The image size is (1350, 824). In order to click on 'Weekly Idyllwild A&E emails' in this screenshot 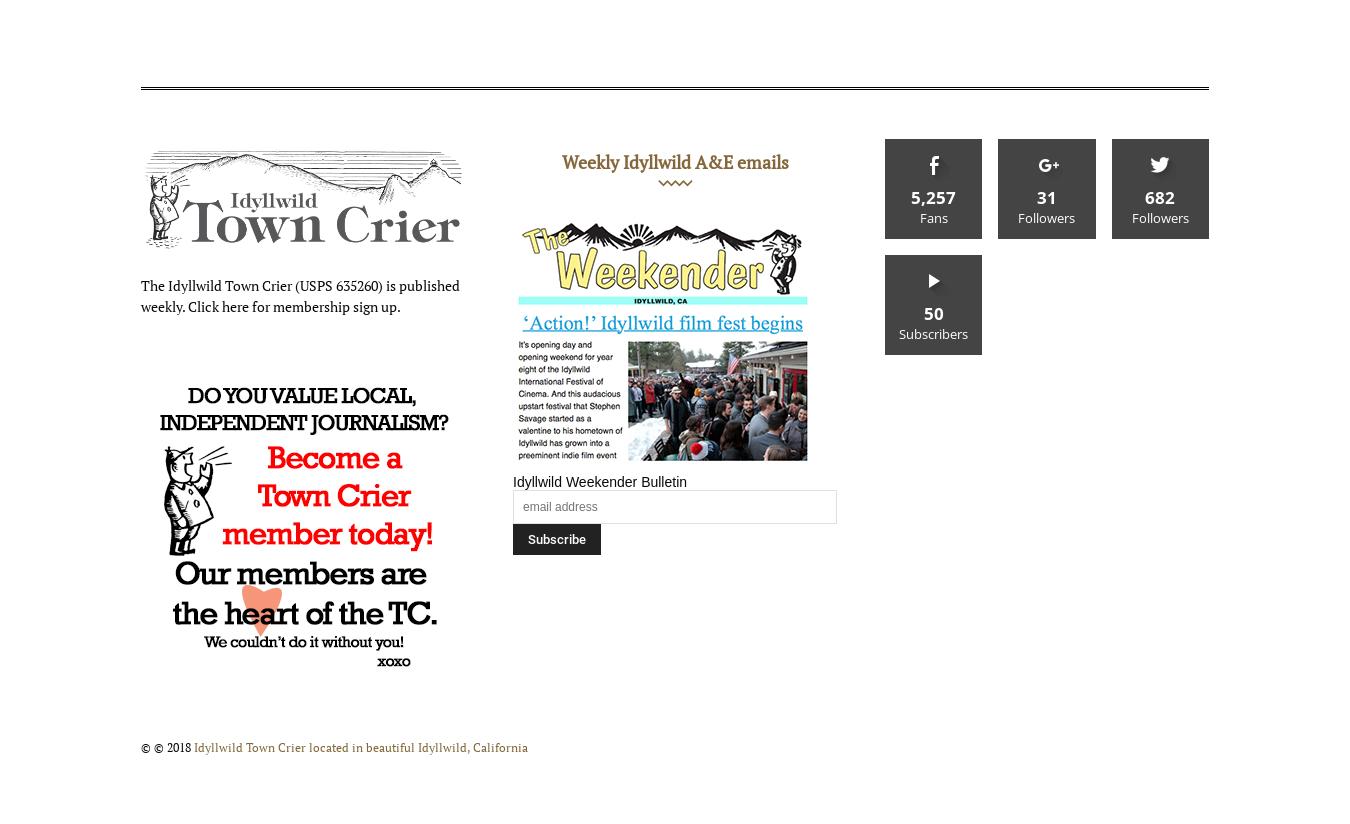, I will do `click(674, 160)`.